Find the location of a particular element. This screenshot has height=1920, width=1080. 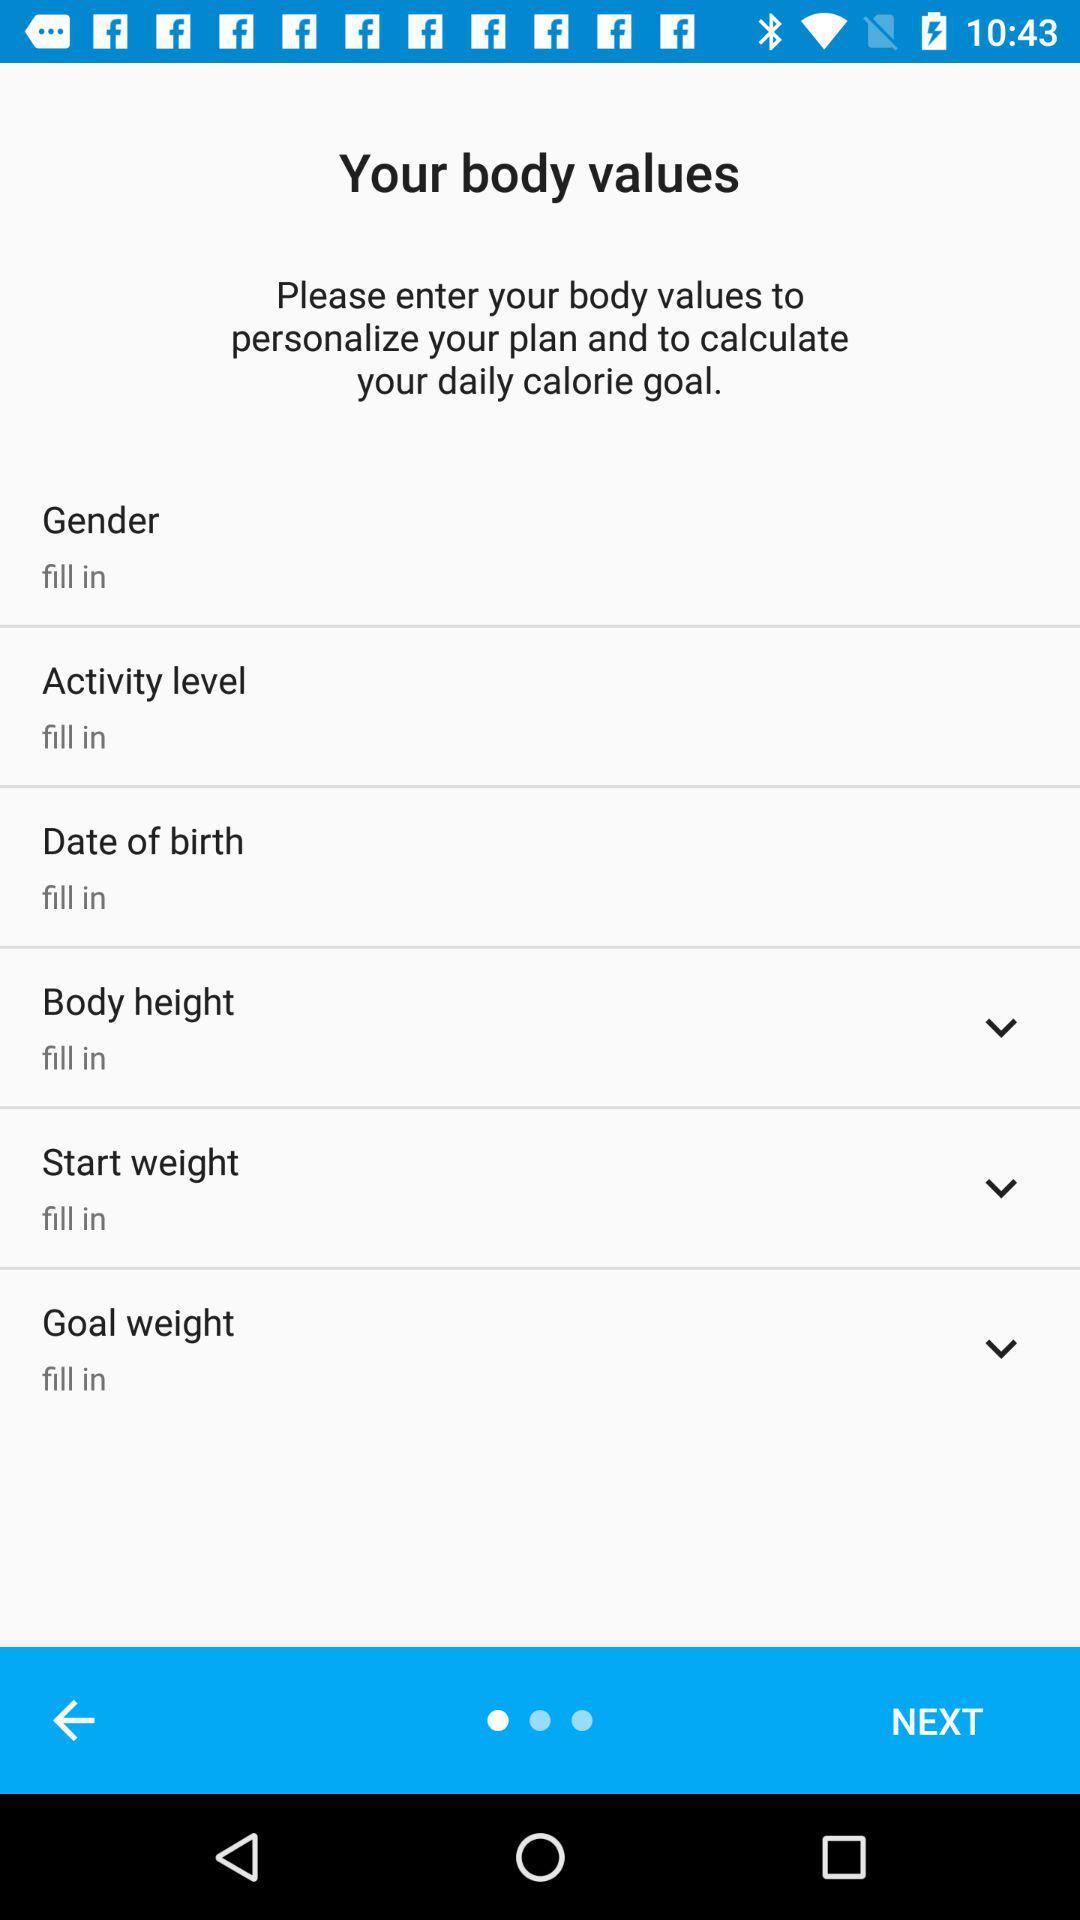

subcategory is located at coordinates (1001, 1027).